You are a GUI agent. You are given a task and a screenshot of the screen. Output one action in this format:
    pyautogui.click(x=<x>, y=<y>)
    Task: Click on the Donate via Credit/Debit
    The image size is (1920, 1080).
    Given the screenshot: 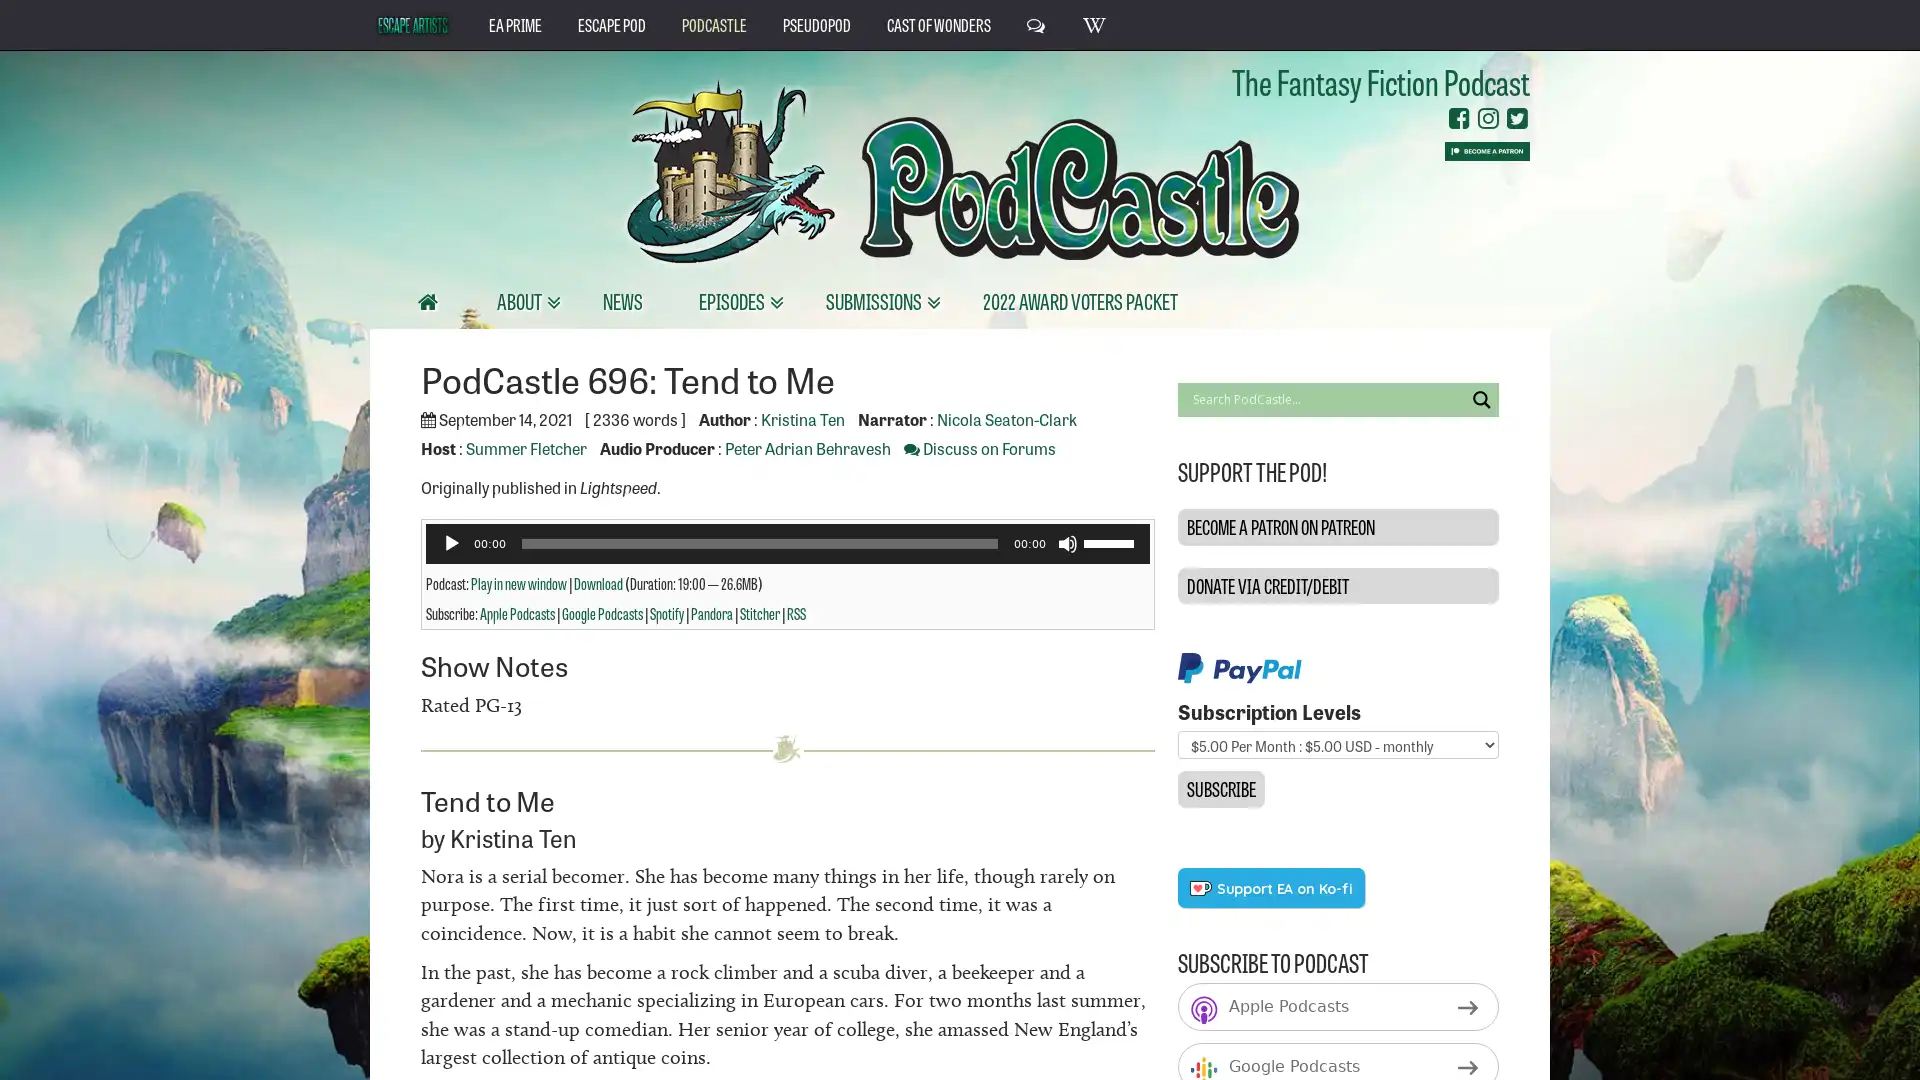 What is the action you would take?
    pyautogui.click(x=1337, y=585)
    